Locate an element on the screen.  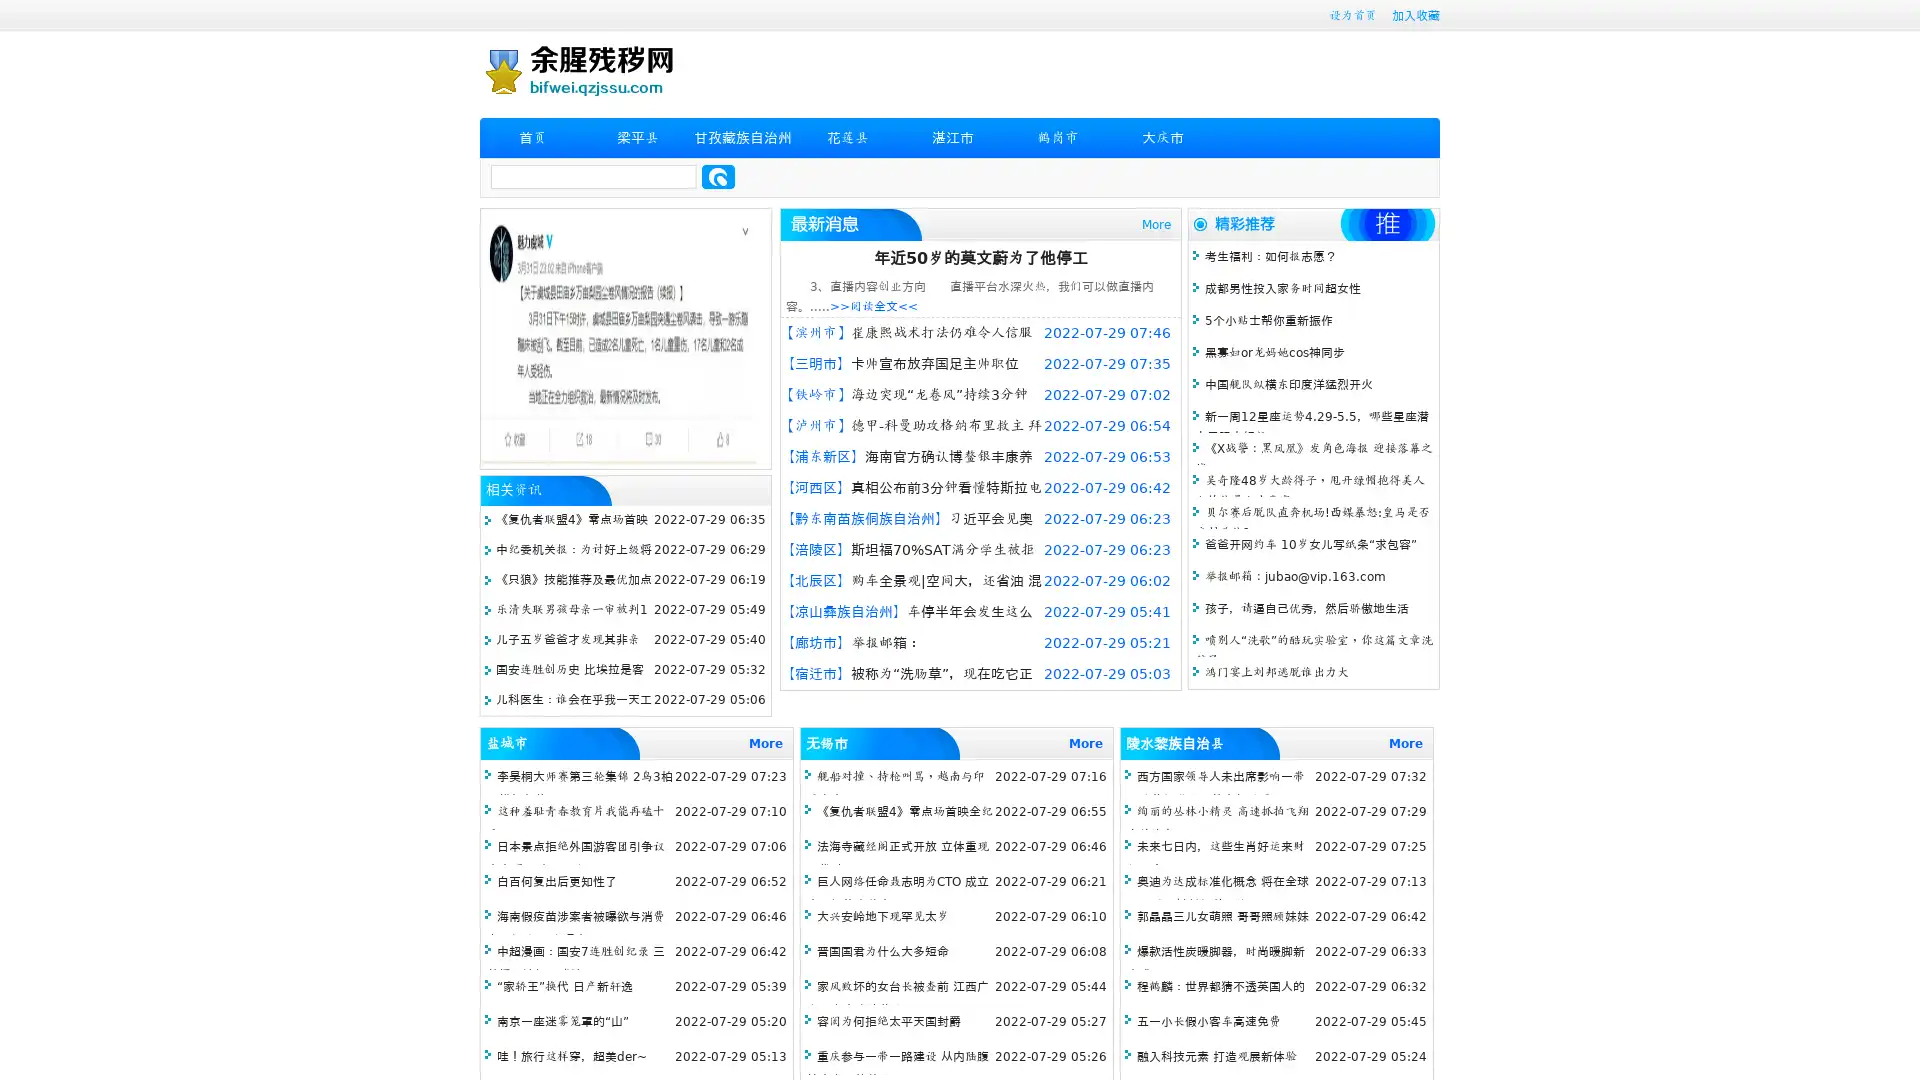
Search is located at coordinates (718, 176).